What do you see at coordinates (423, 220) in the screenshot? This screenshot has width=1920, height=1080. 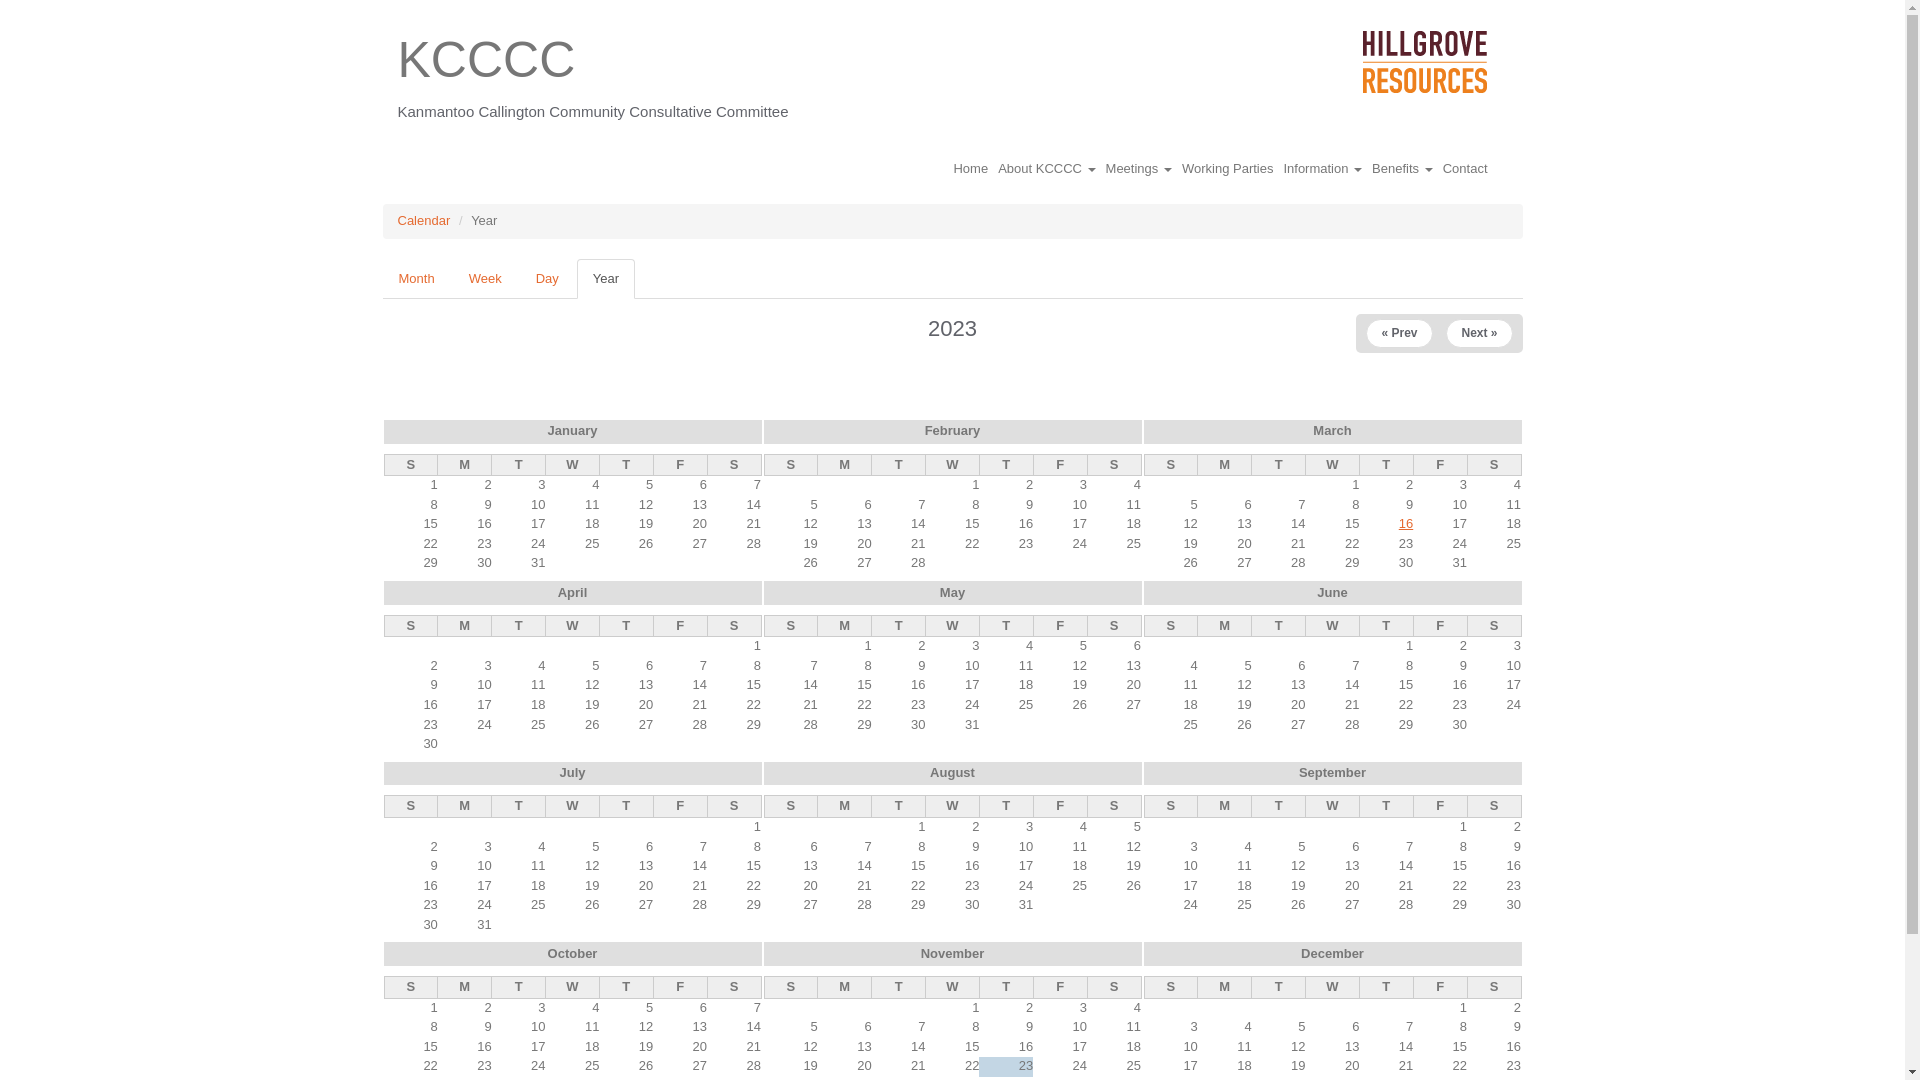 I see `'Calendar'` at bounding box center [423, 220].